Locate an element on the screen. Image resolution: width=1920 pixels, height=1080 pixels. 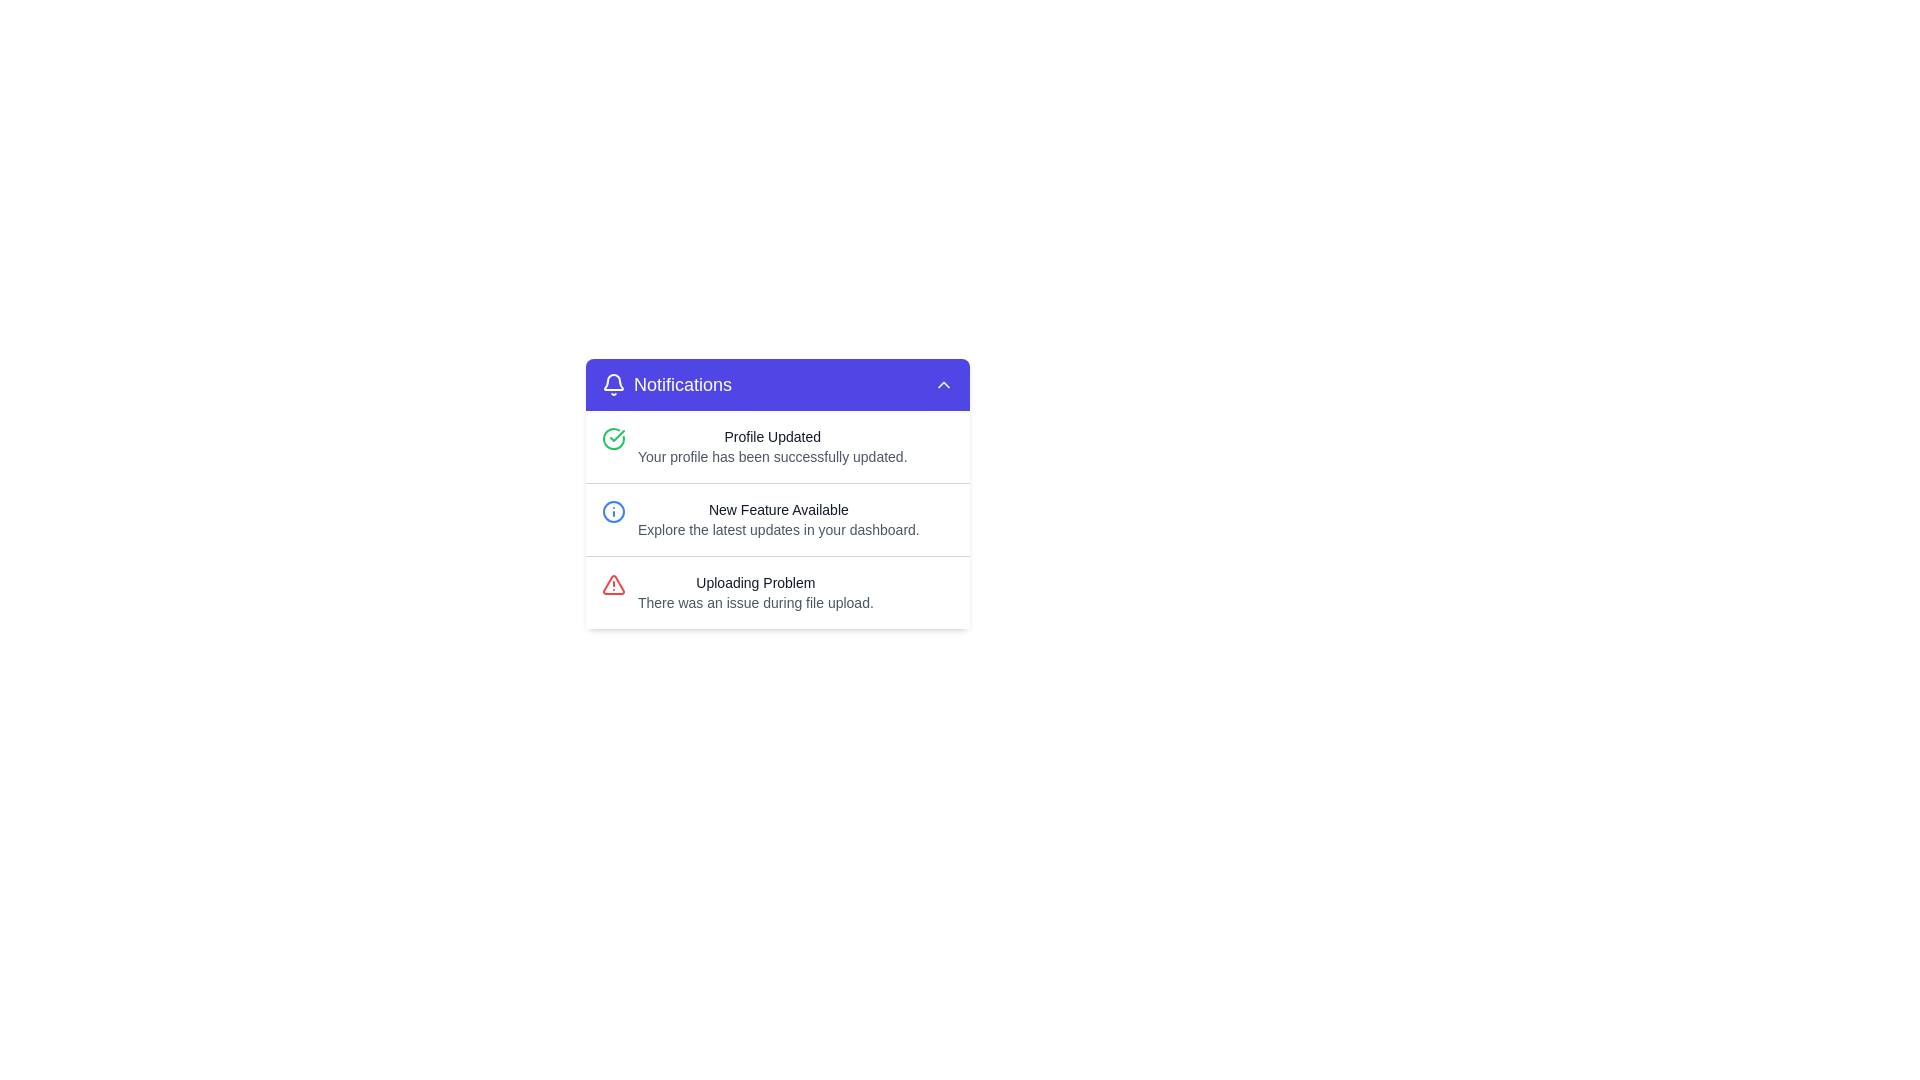
the information icon of the Notification Item titled 'New Feature Available' is located at coordinates (776, 518).